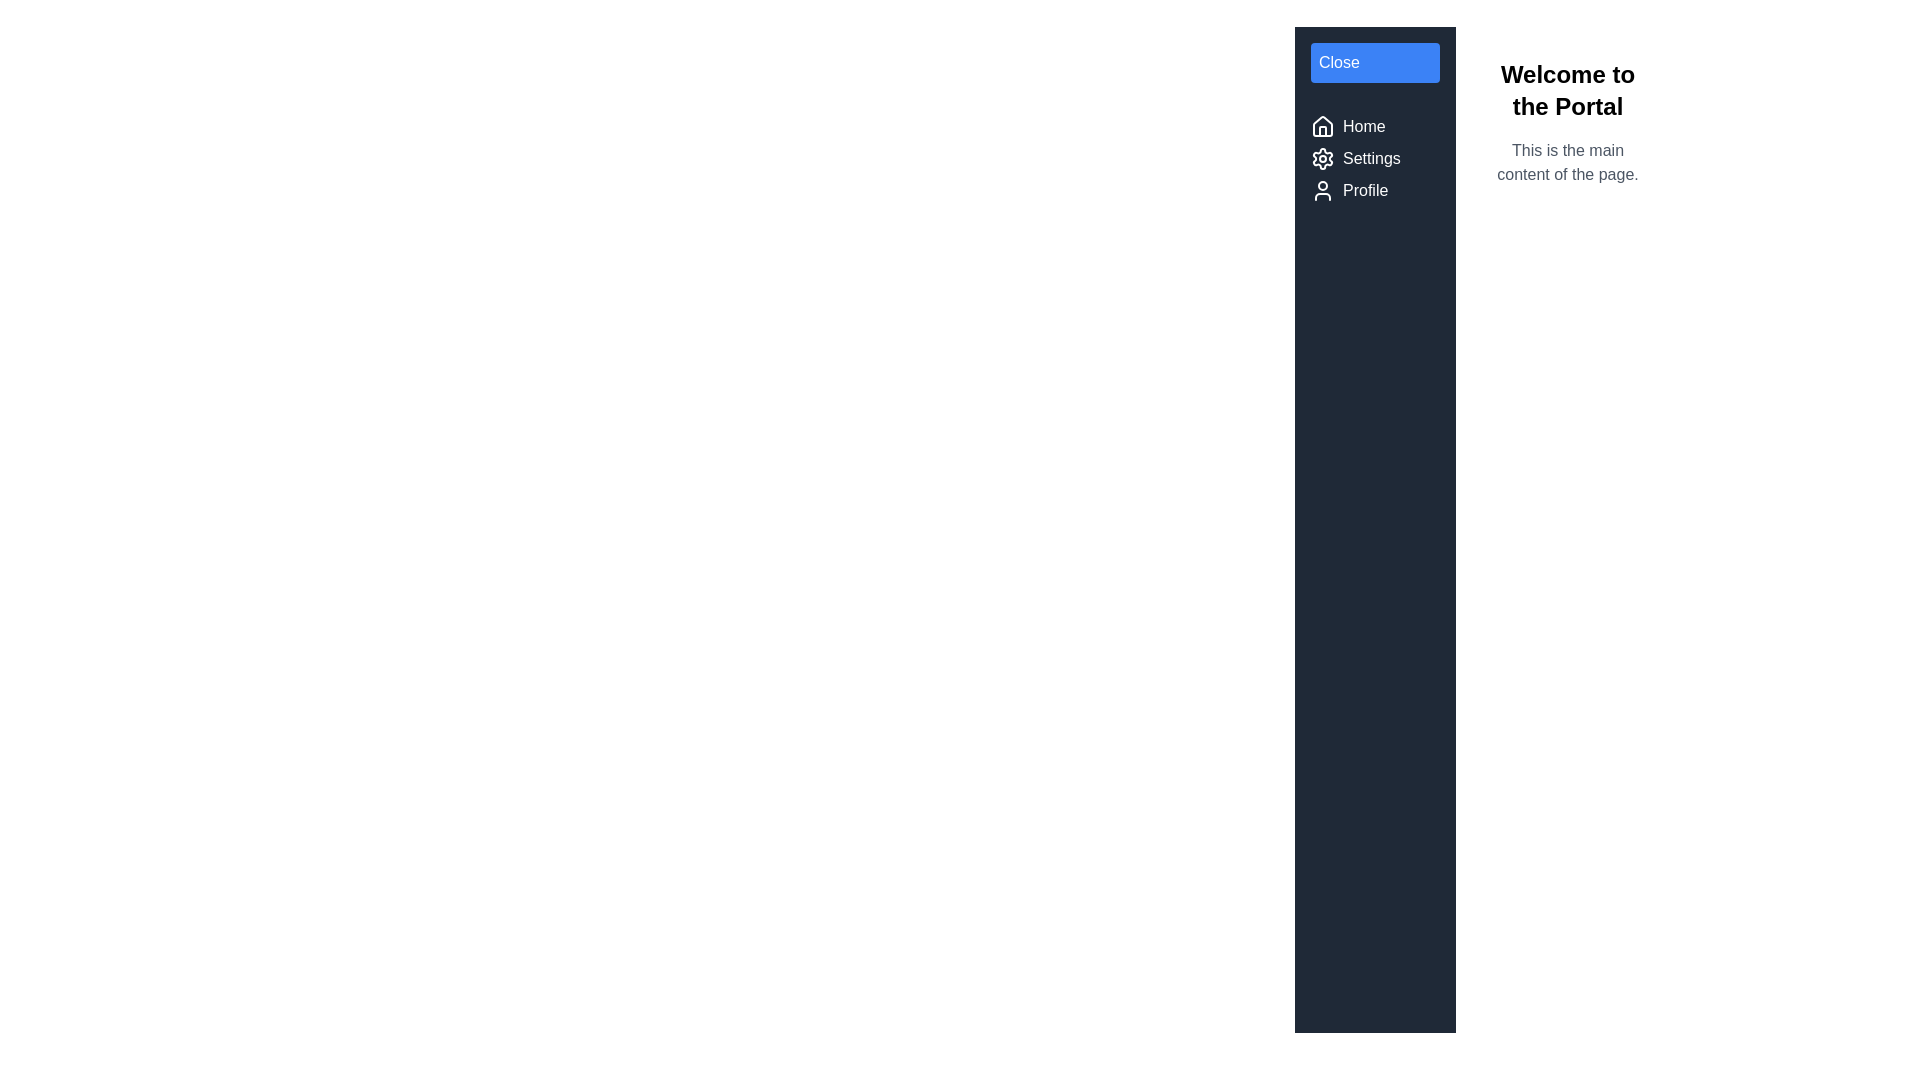 The height and width of the screenshot is (1080, 1920). Describe the element at coordinates (1370, 157) in the screenshot. I see `the 'Settings' text label, which is displayed in white font on a dark background and is part of a vertical navigation menu` at that location.